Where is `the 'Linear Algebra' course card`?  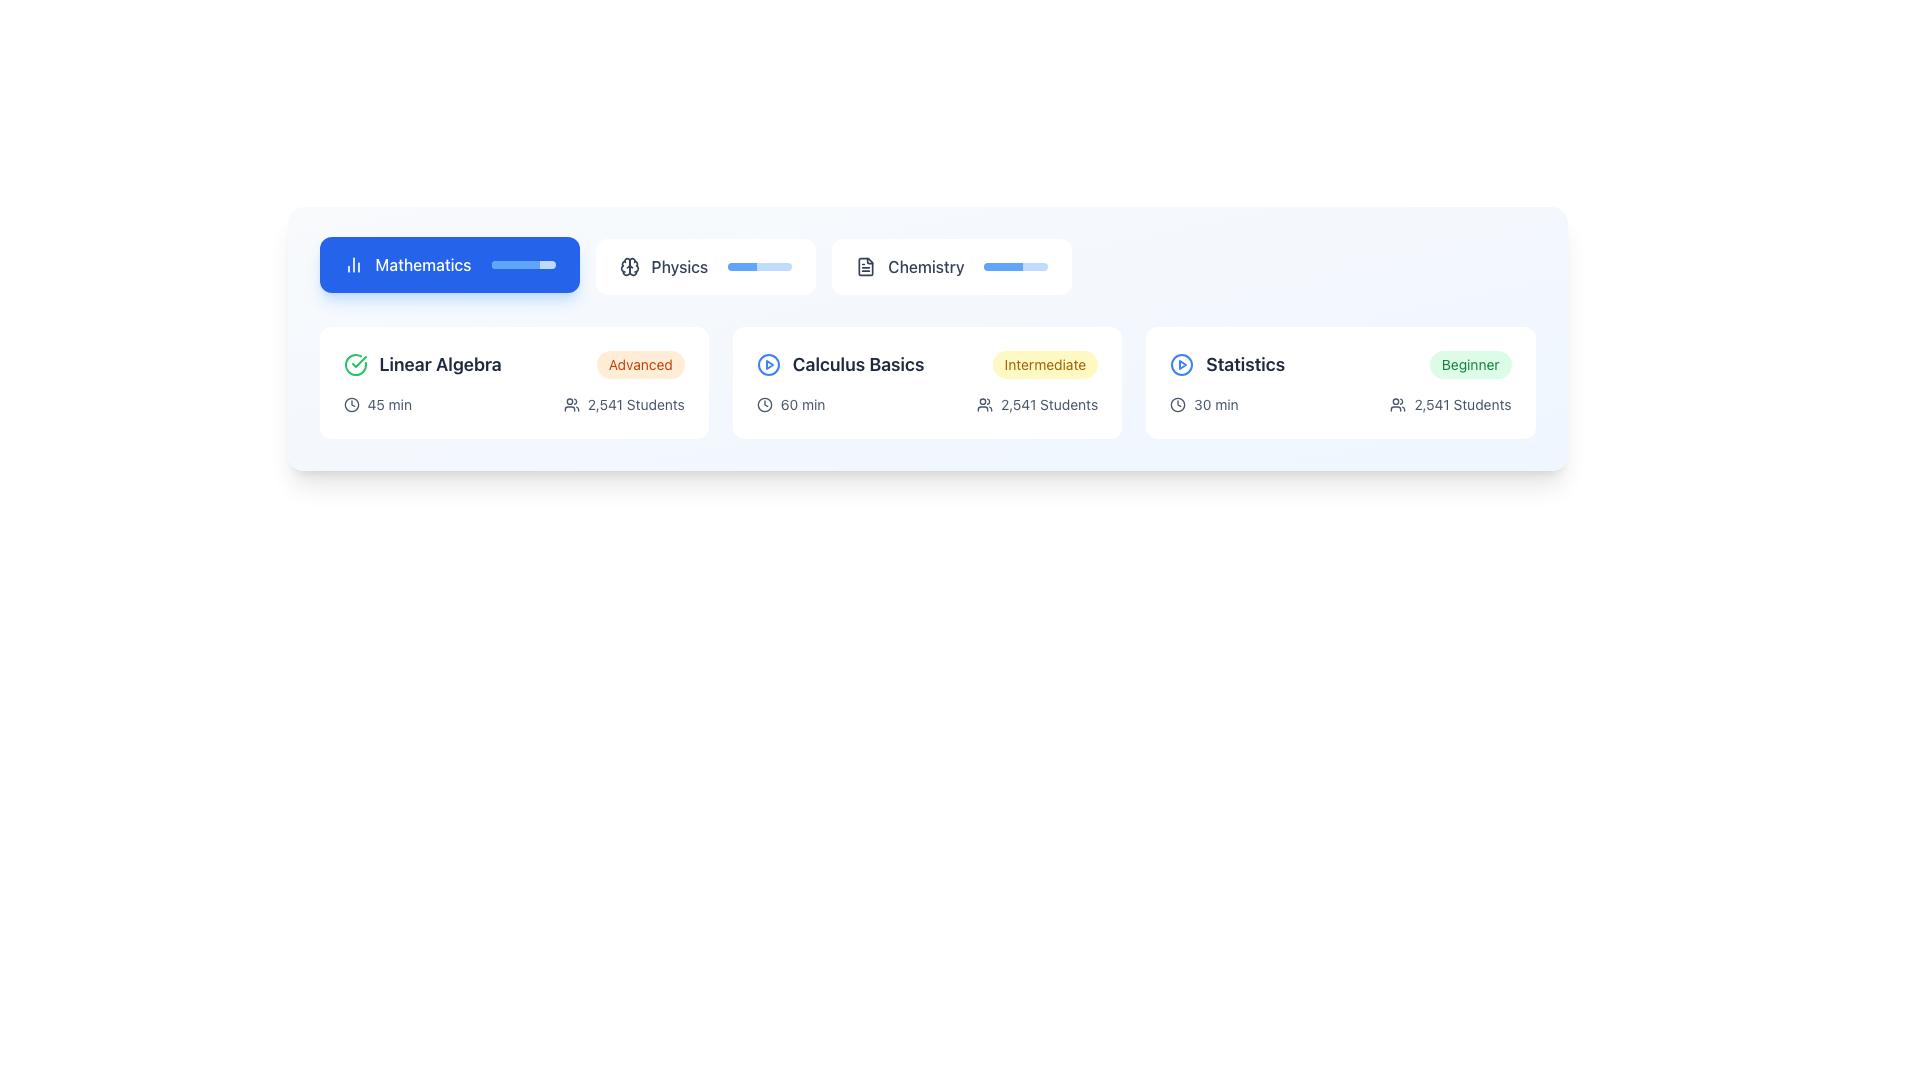 the 'Linear Algebra' course card is located at coordinates (514, 382).